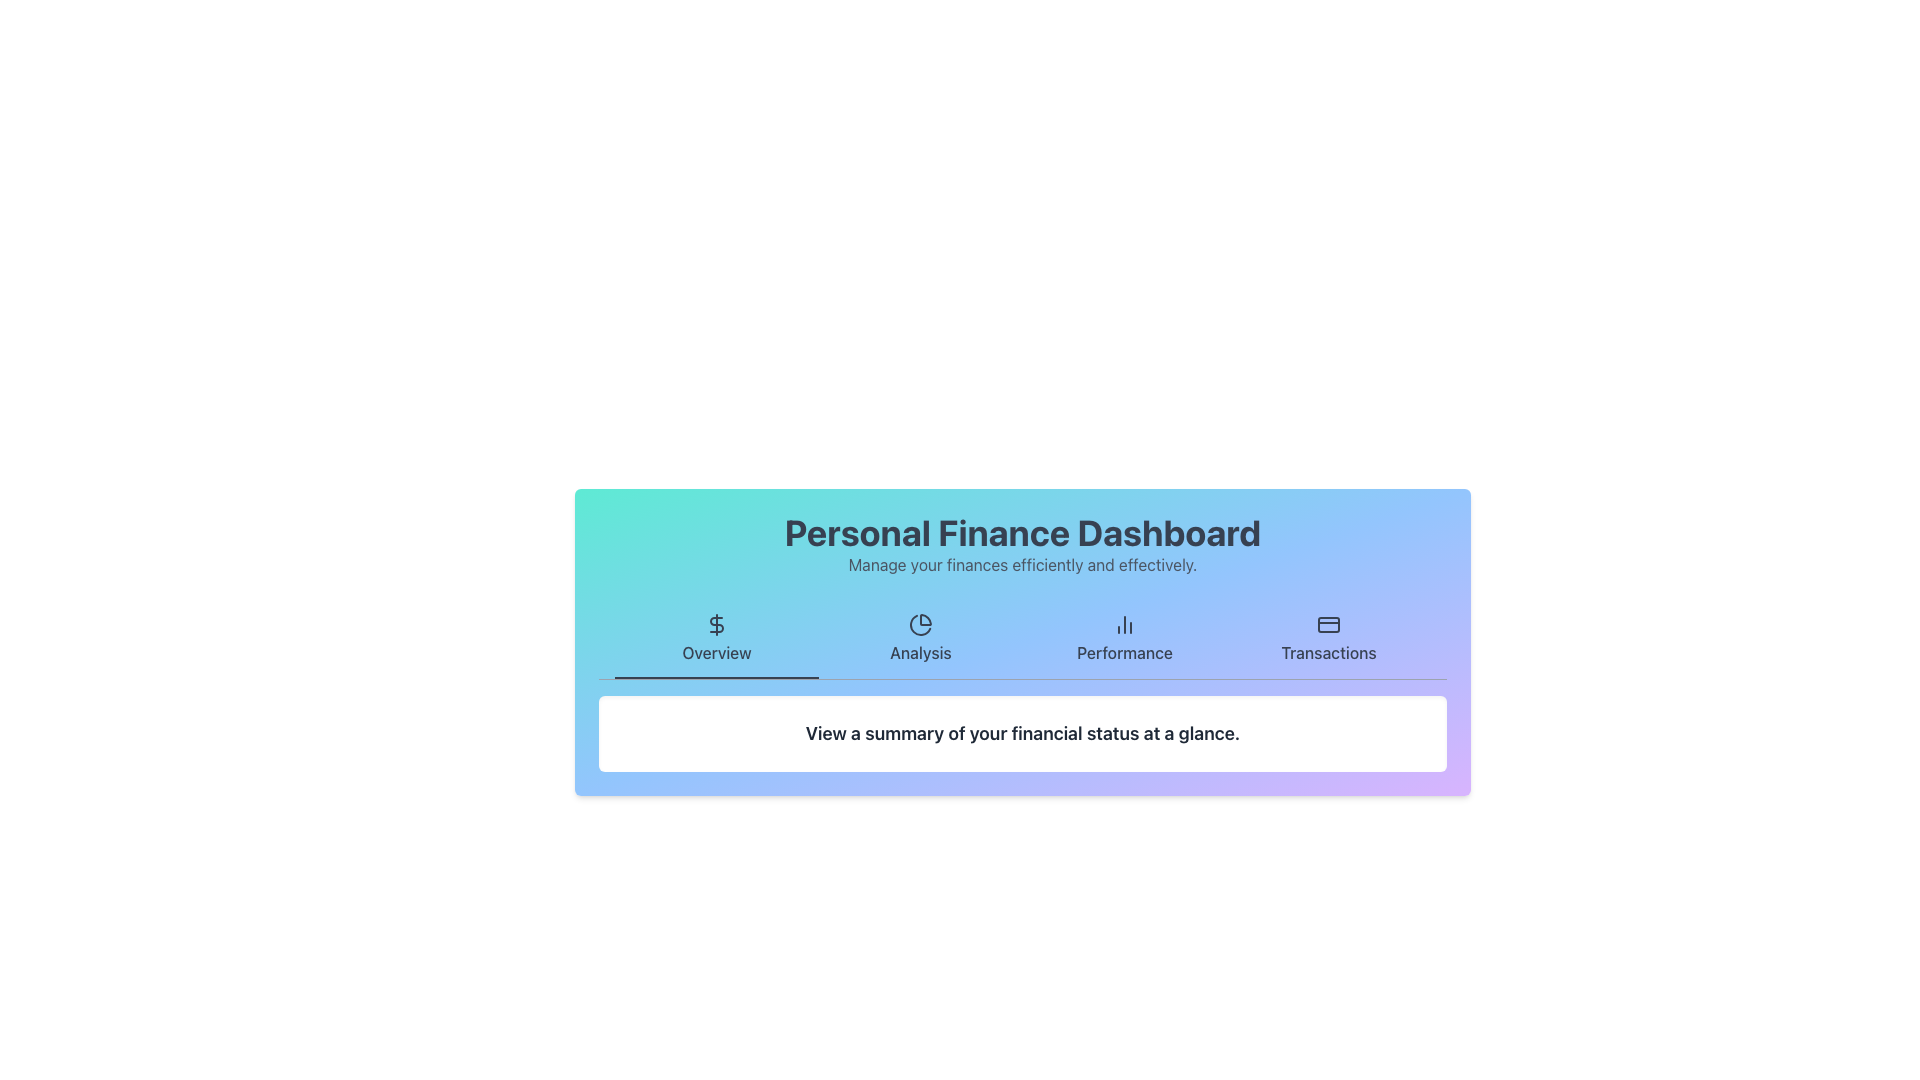 The width and height of the screenshot is (1920, 1080). What do you see at coordinates (1329, 623) in the screenshot?
I see `the light blue rectangular vector graphic representing the upper part of the credit card icon in the 'Transactions' section` at bounding box center [1329, 623].